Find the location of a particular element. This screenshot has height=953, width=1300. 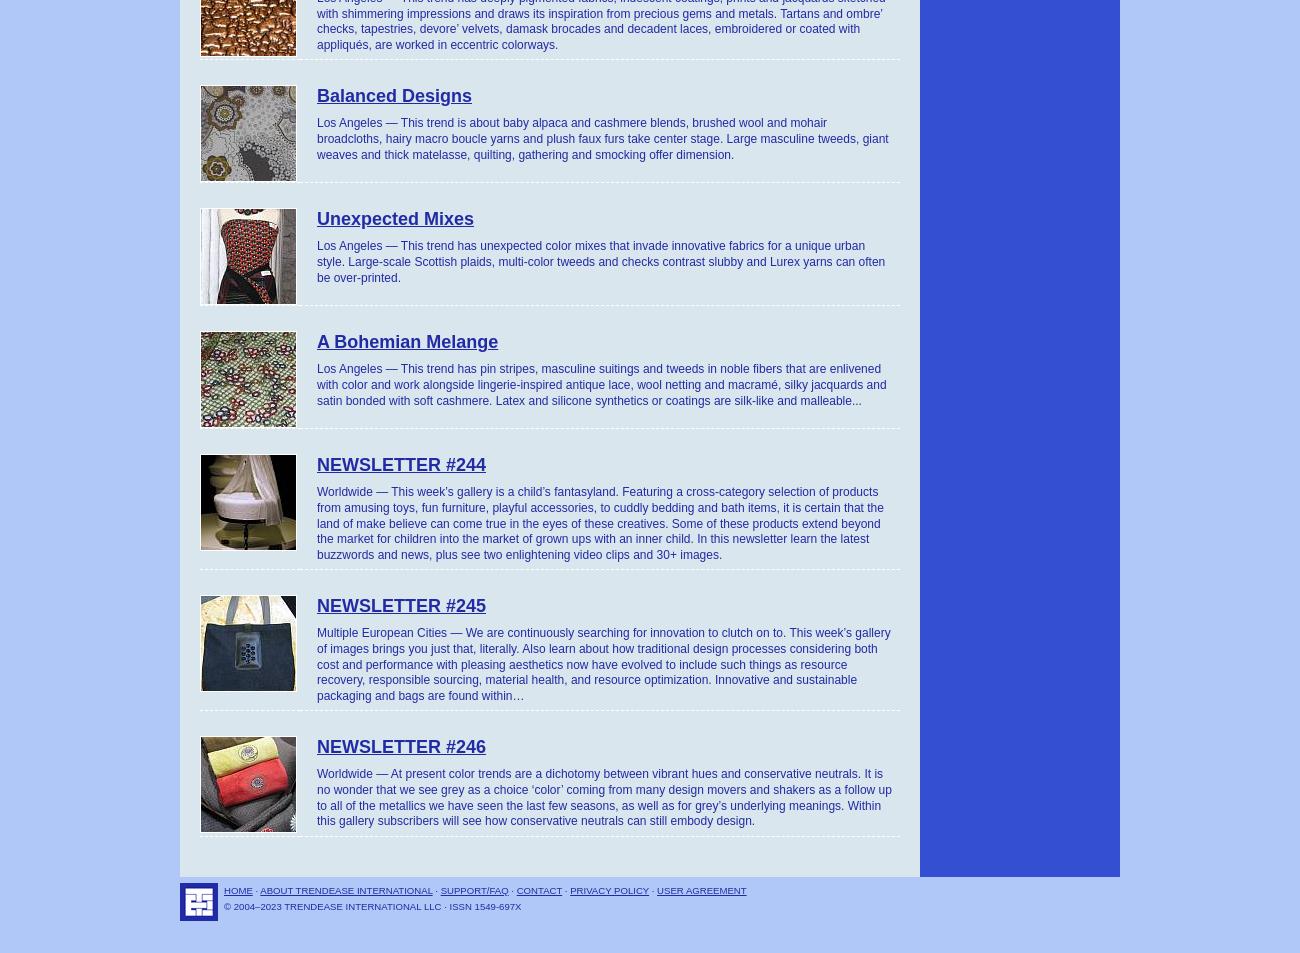

'User agreement' is located at coordinates (656, 889).